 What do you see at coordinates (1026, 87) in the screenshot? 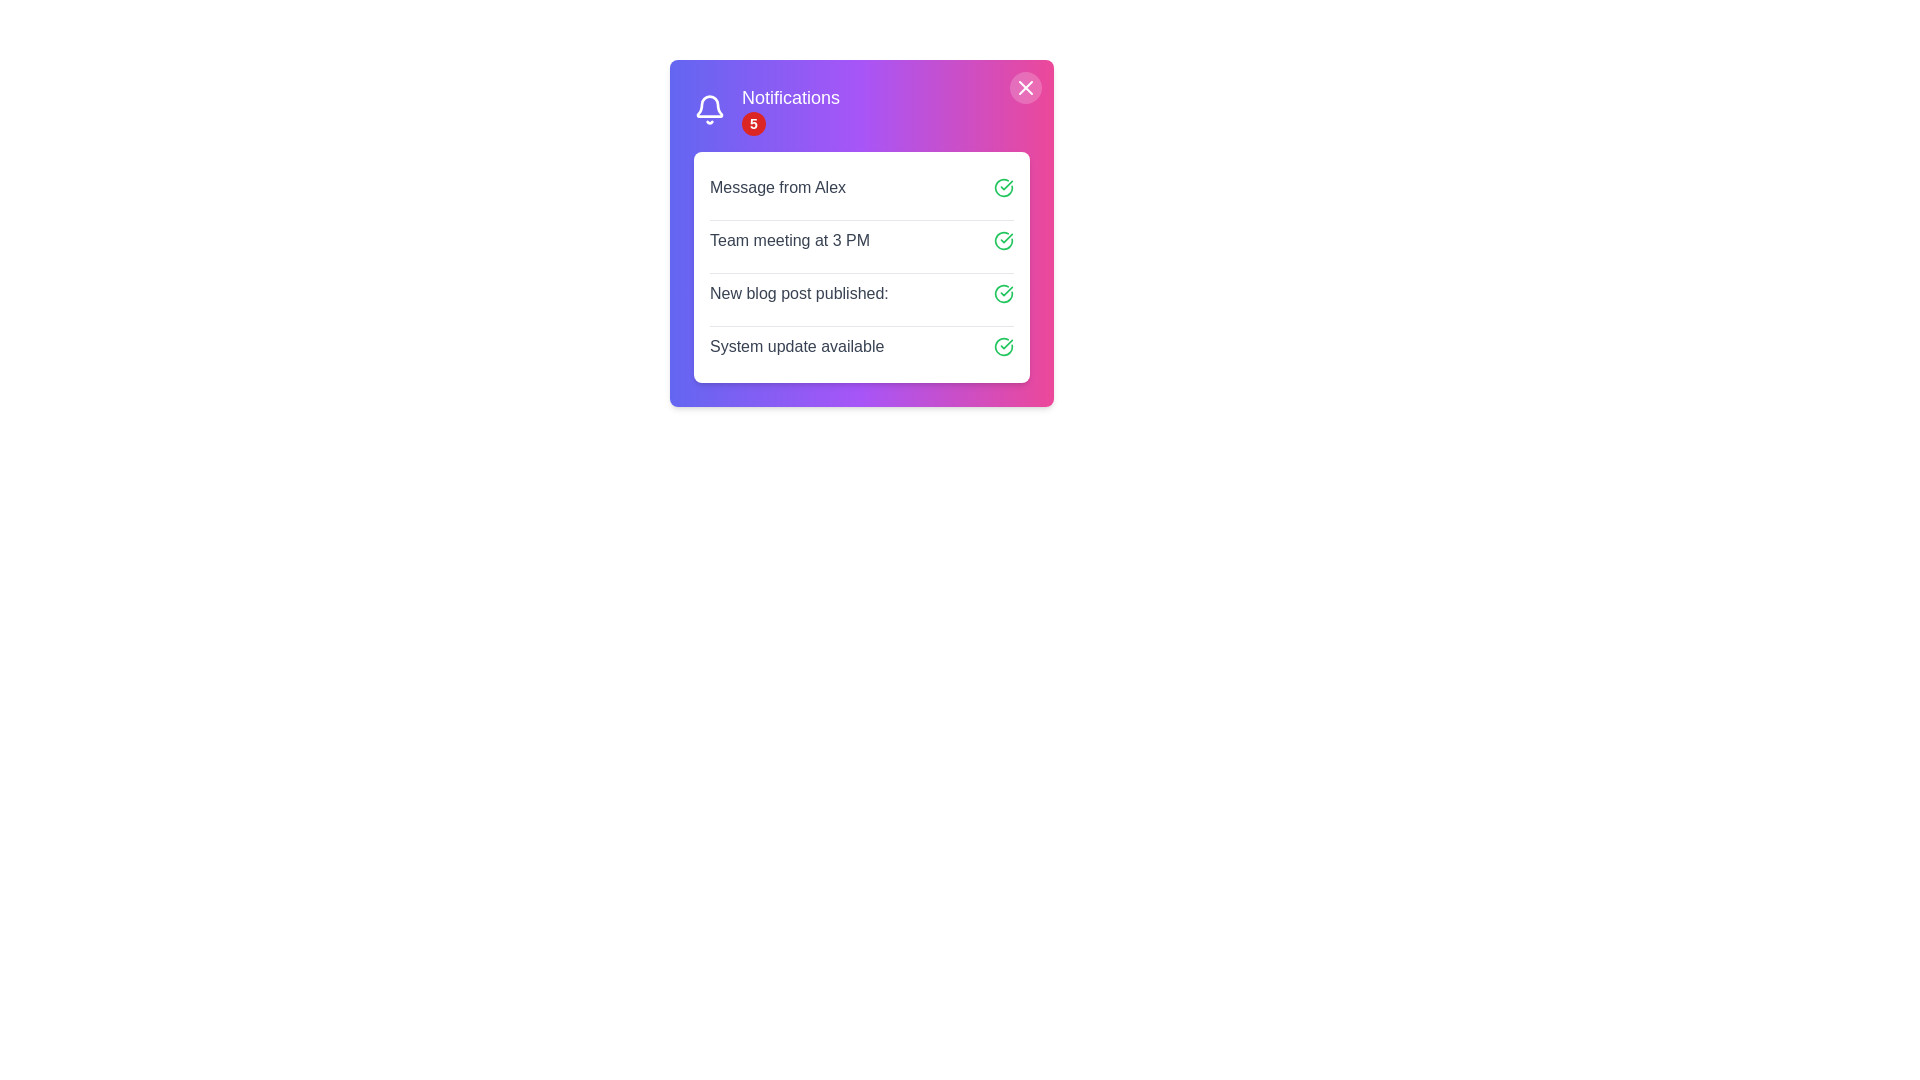
I see `the 'X' icon button in the top-right corner of the pop-up notification panel` at bounding box center [1026, 87].